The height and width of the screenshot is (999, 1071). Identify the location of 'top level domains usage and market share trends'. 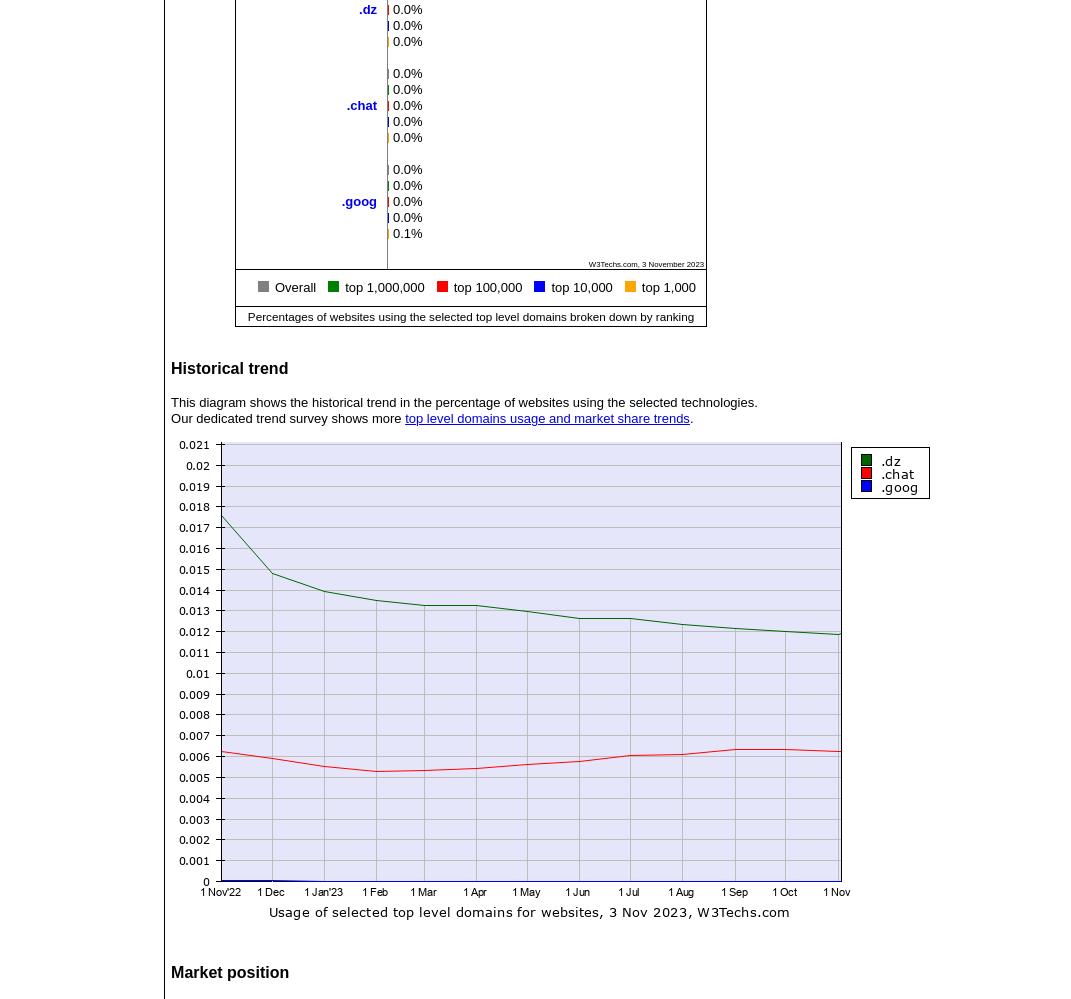
(546, 417).